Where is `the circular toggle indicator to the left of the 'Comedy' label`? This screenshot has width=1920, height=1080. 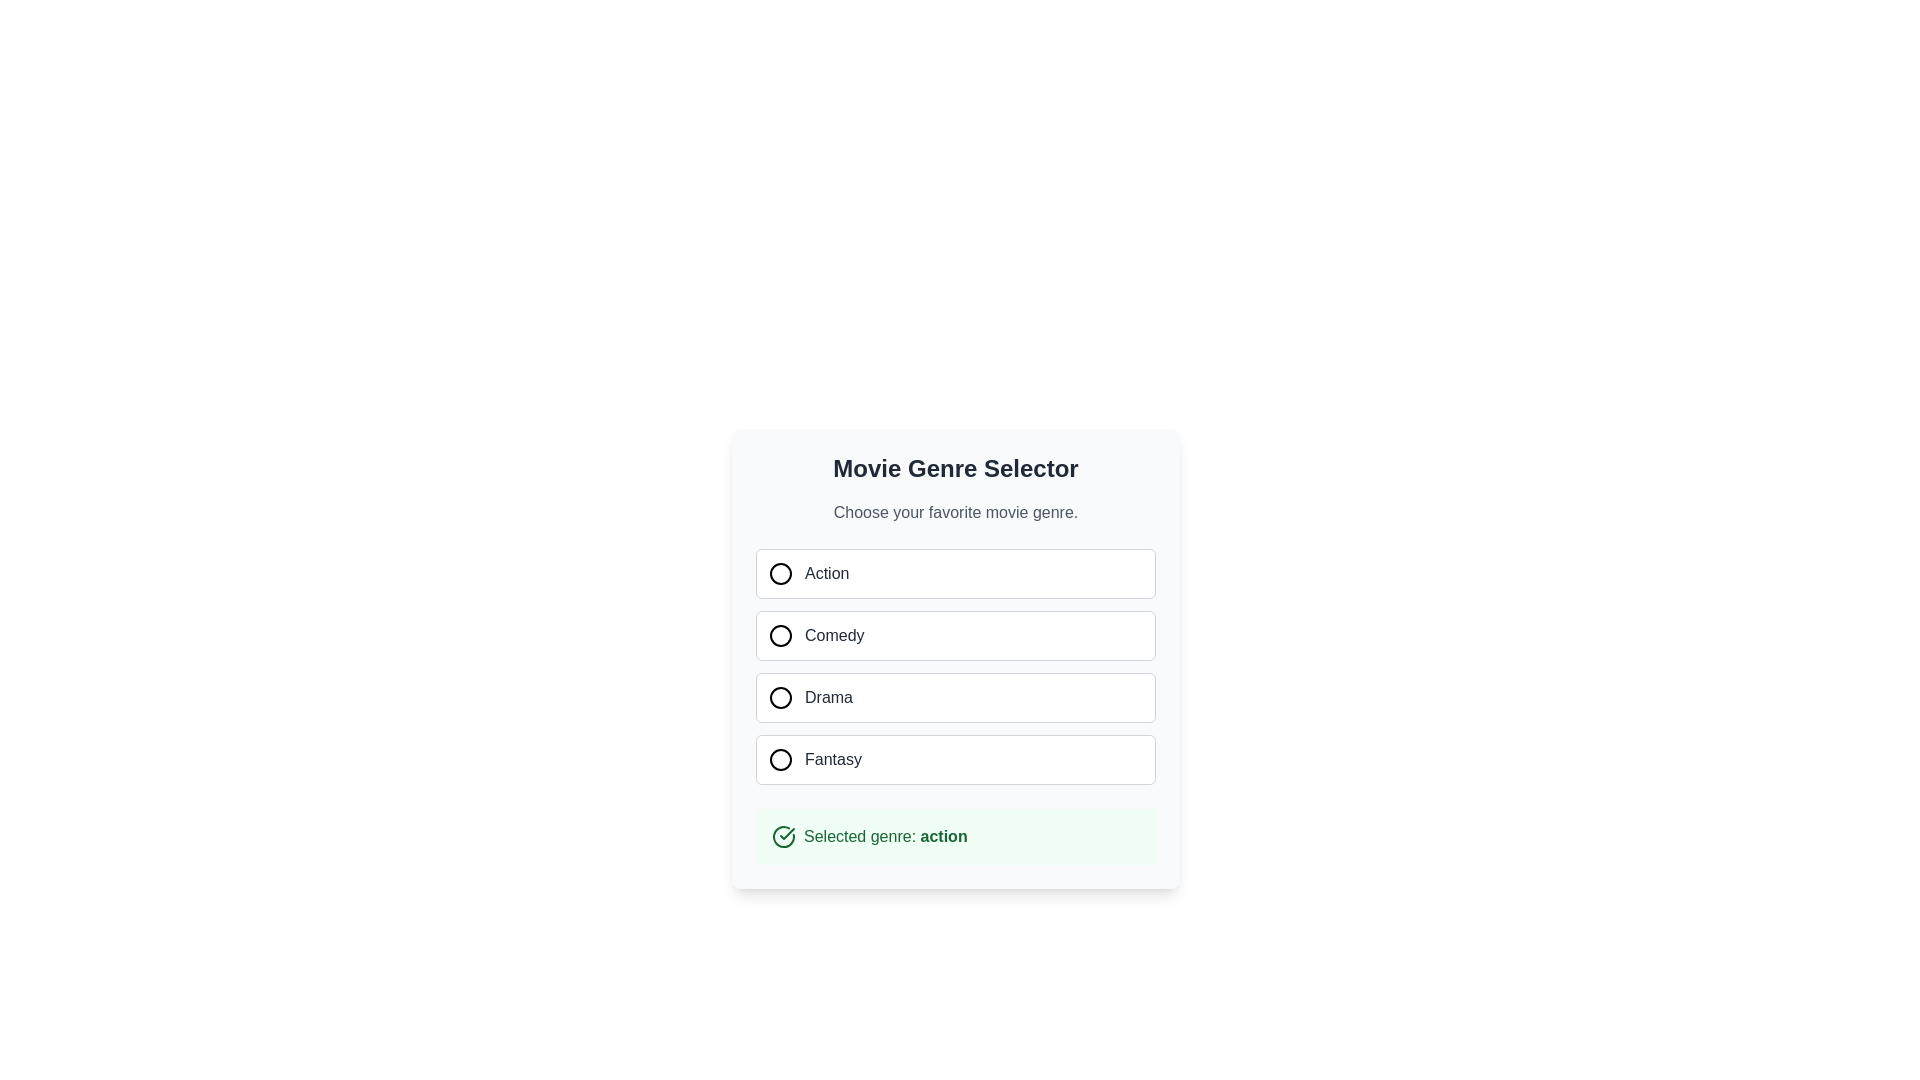 the circular toggle indicator to the left of the 'Comedy' label is located at coordinates (834, 636).